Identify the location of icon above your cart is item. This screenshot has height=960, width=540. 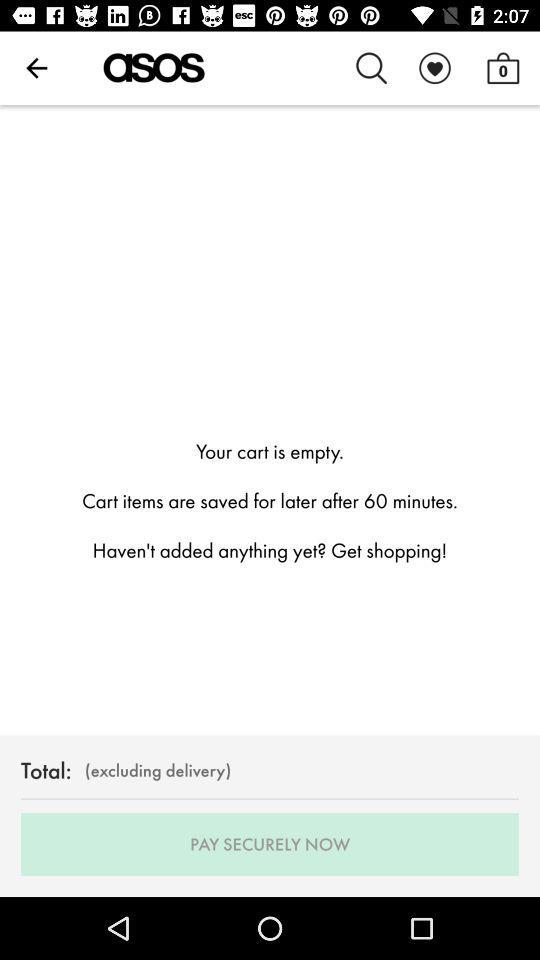
(502, 68).